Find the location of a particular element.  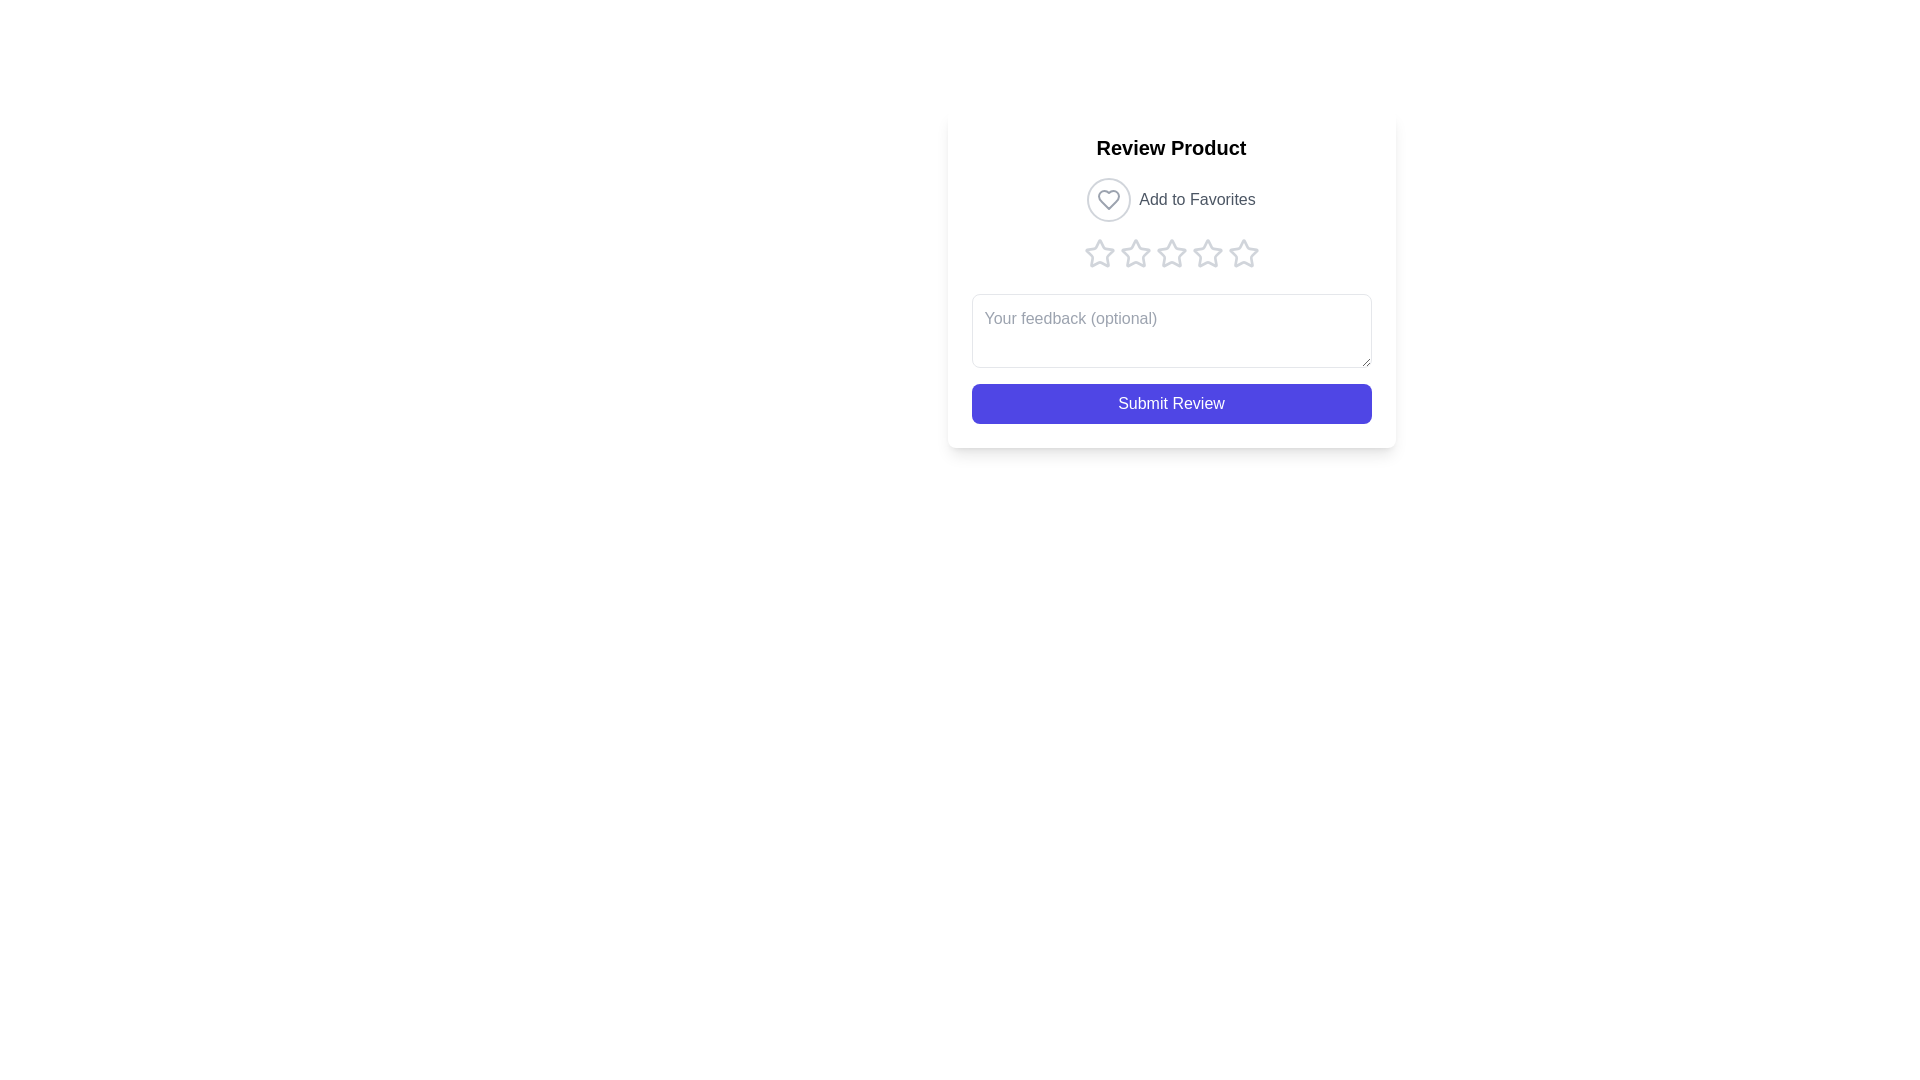

the second star in the rating system to express a rating of two stars is located at coordinates (1135, 252).